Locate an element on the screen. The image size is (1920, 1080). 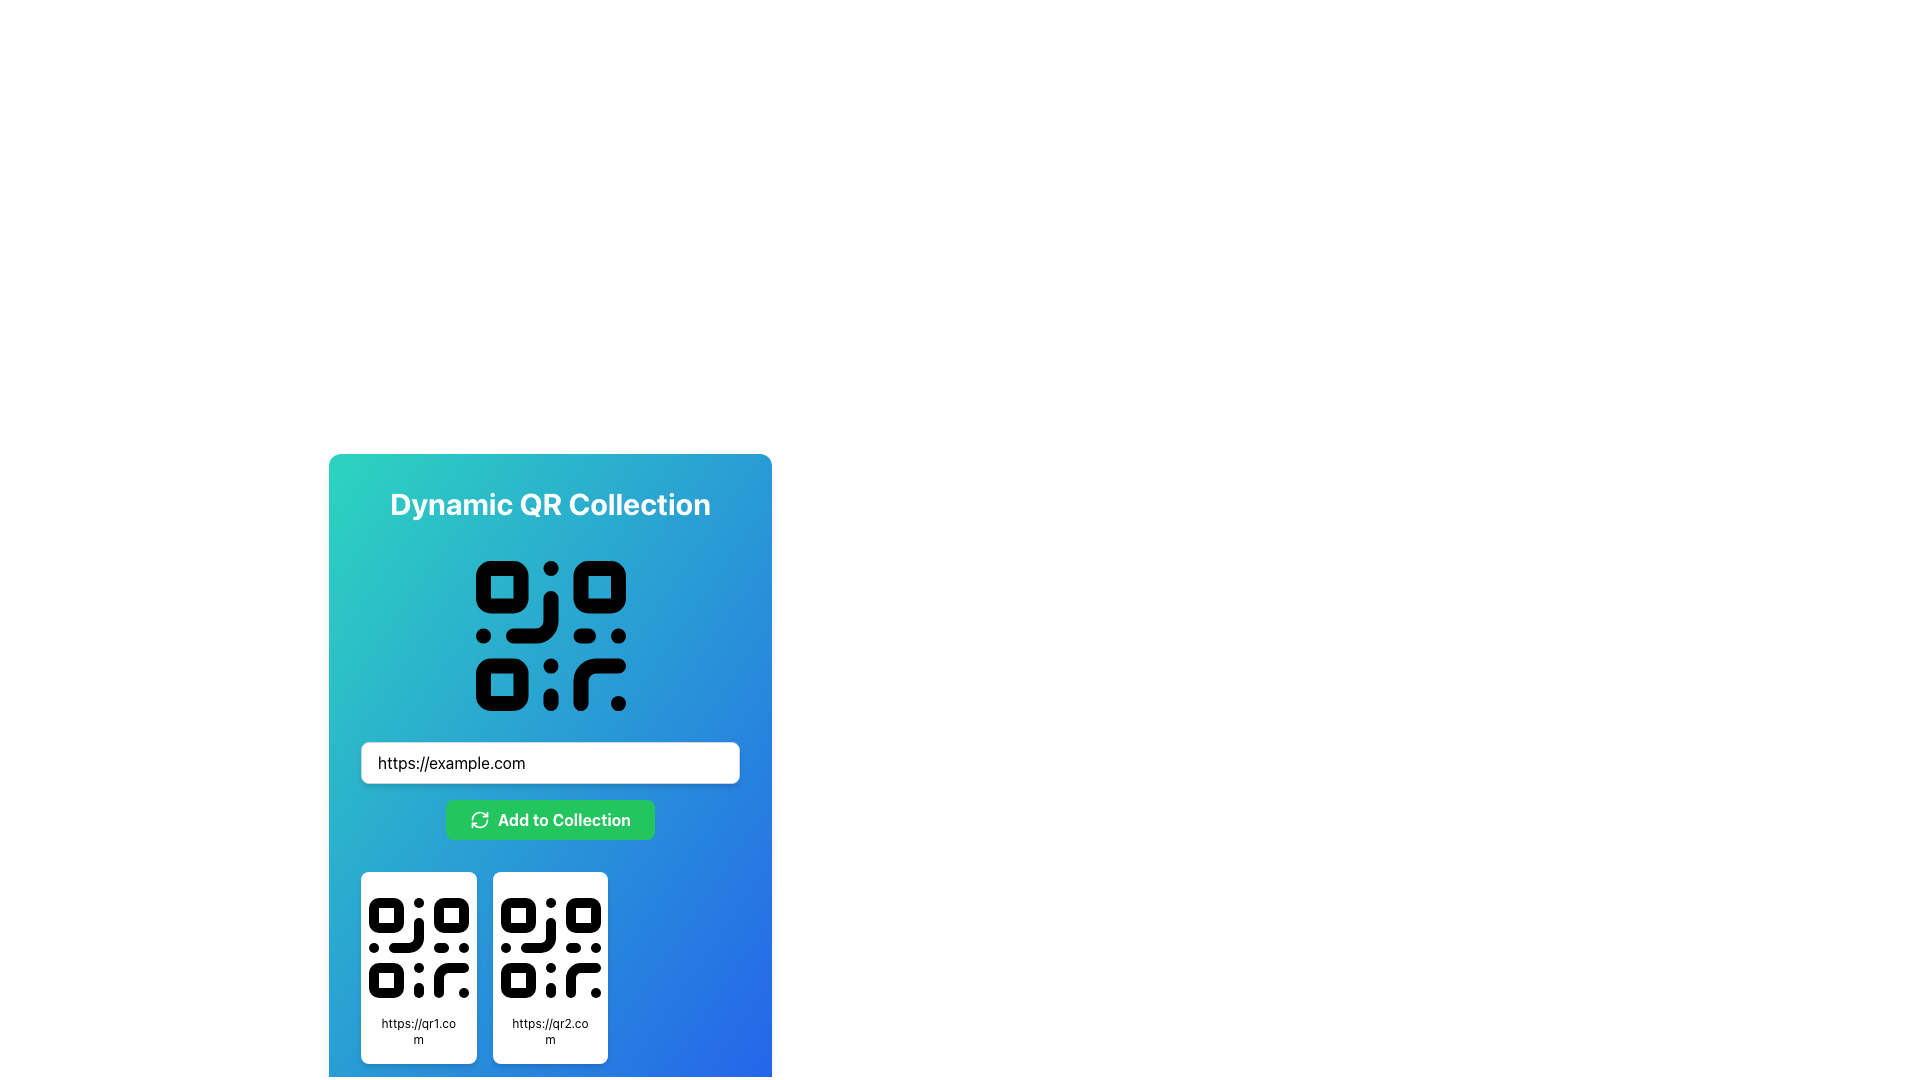
the static text label displaying the URL 'https://qr2.com', which is located beneath the QR code graphic in the second column of a two-column grid is located at coordinates (550, 1032).